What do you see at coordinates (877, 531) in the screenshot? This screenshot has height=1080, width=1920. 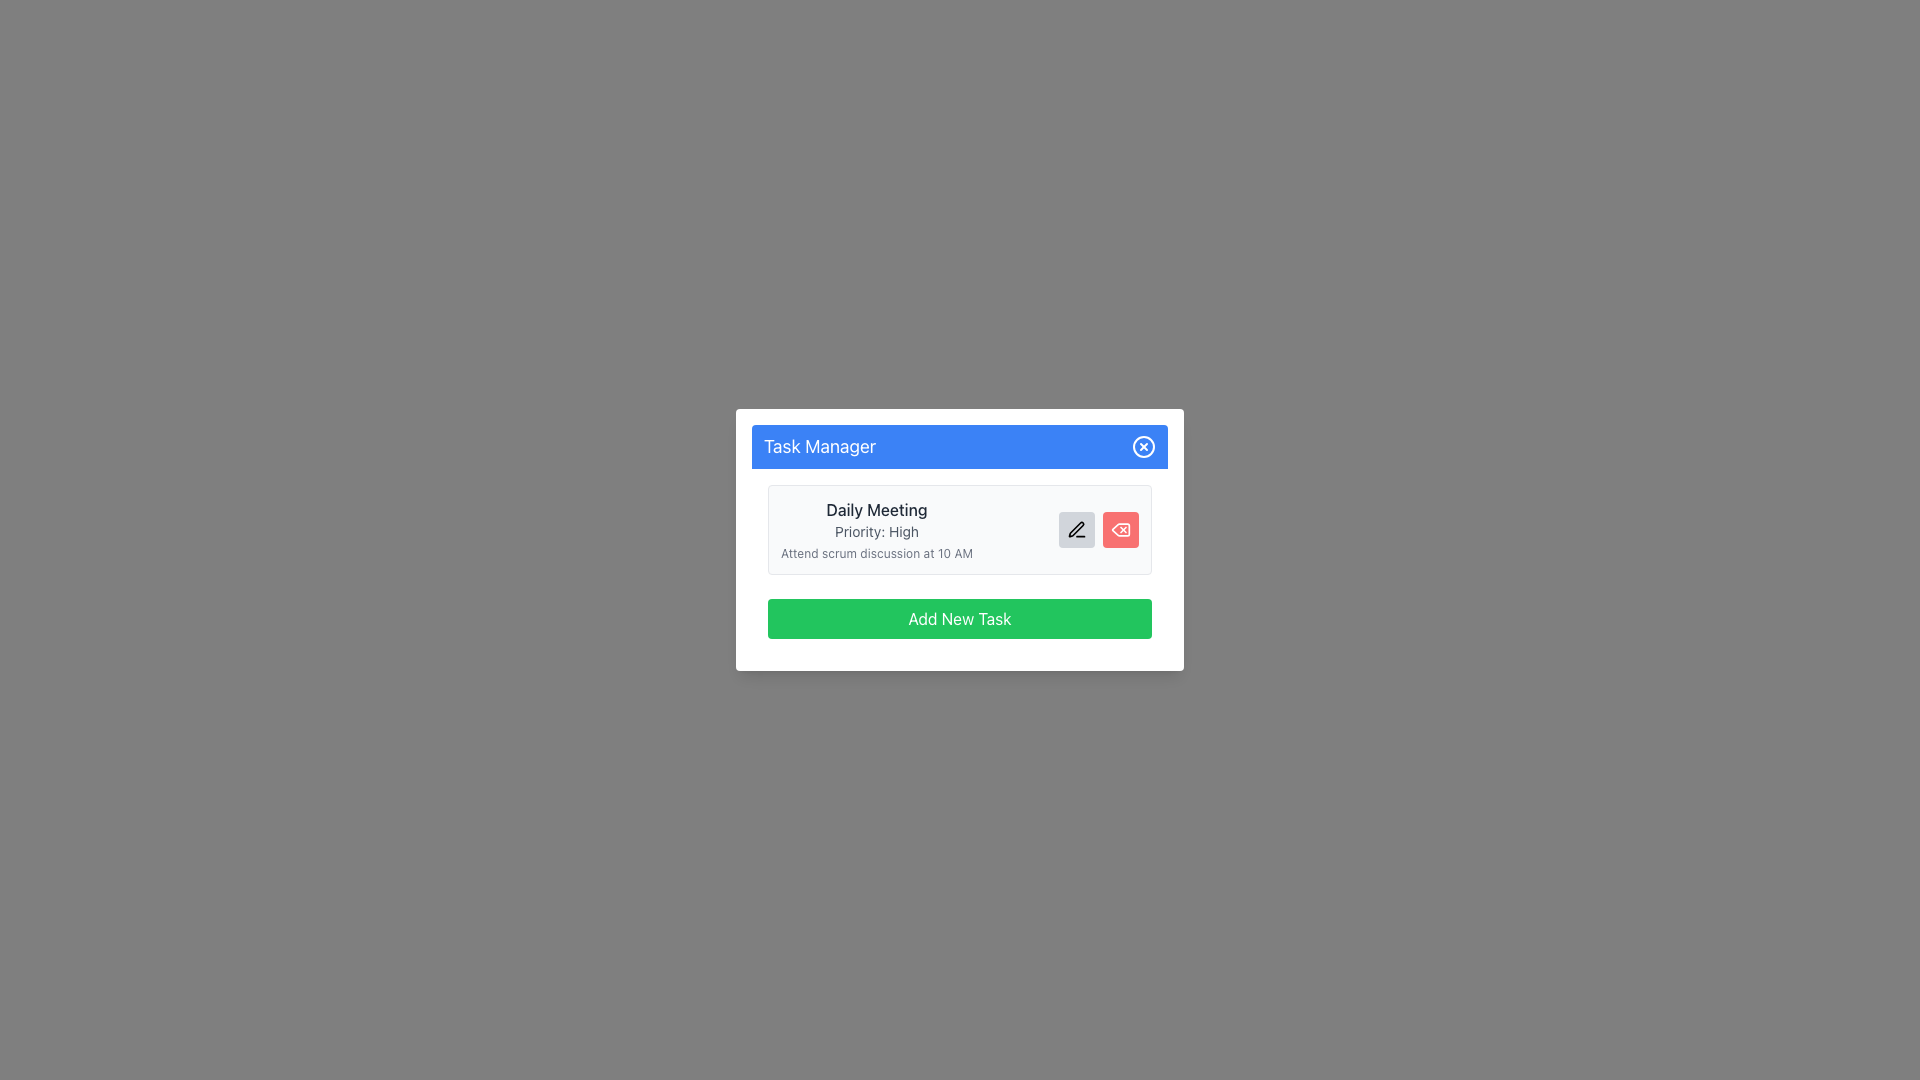 I see `the text label indicating the priority level of the task 'Daily Meeting', which is positioned beneath the heading and above the description text` at bounding box center [877, 531].